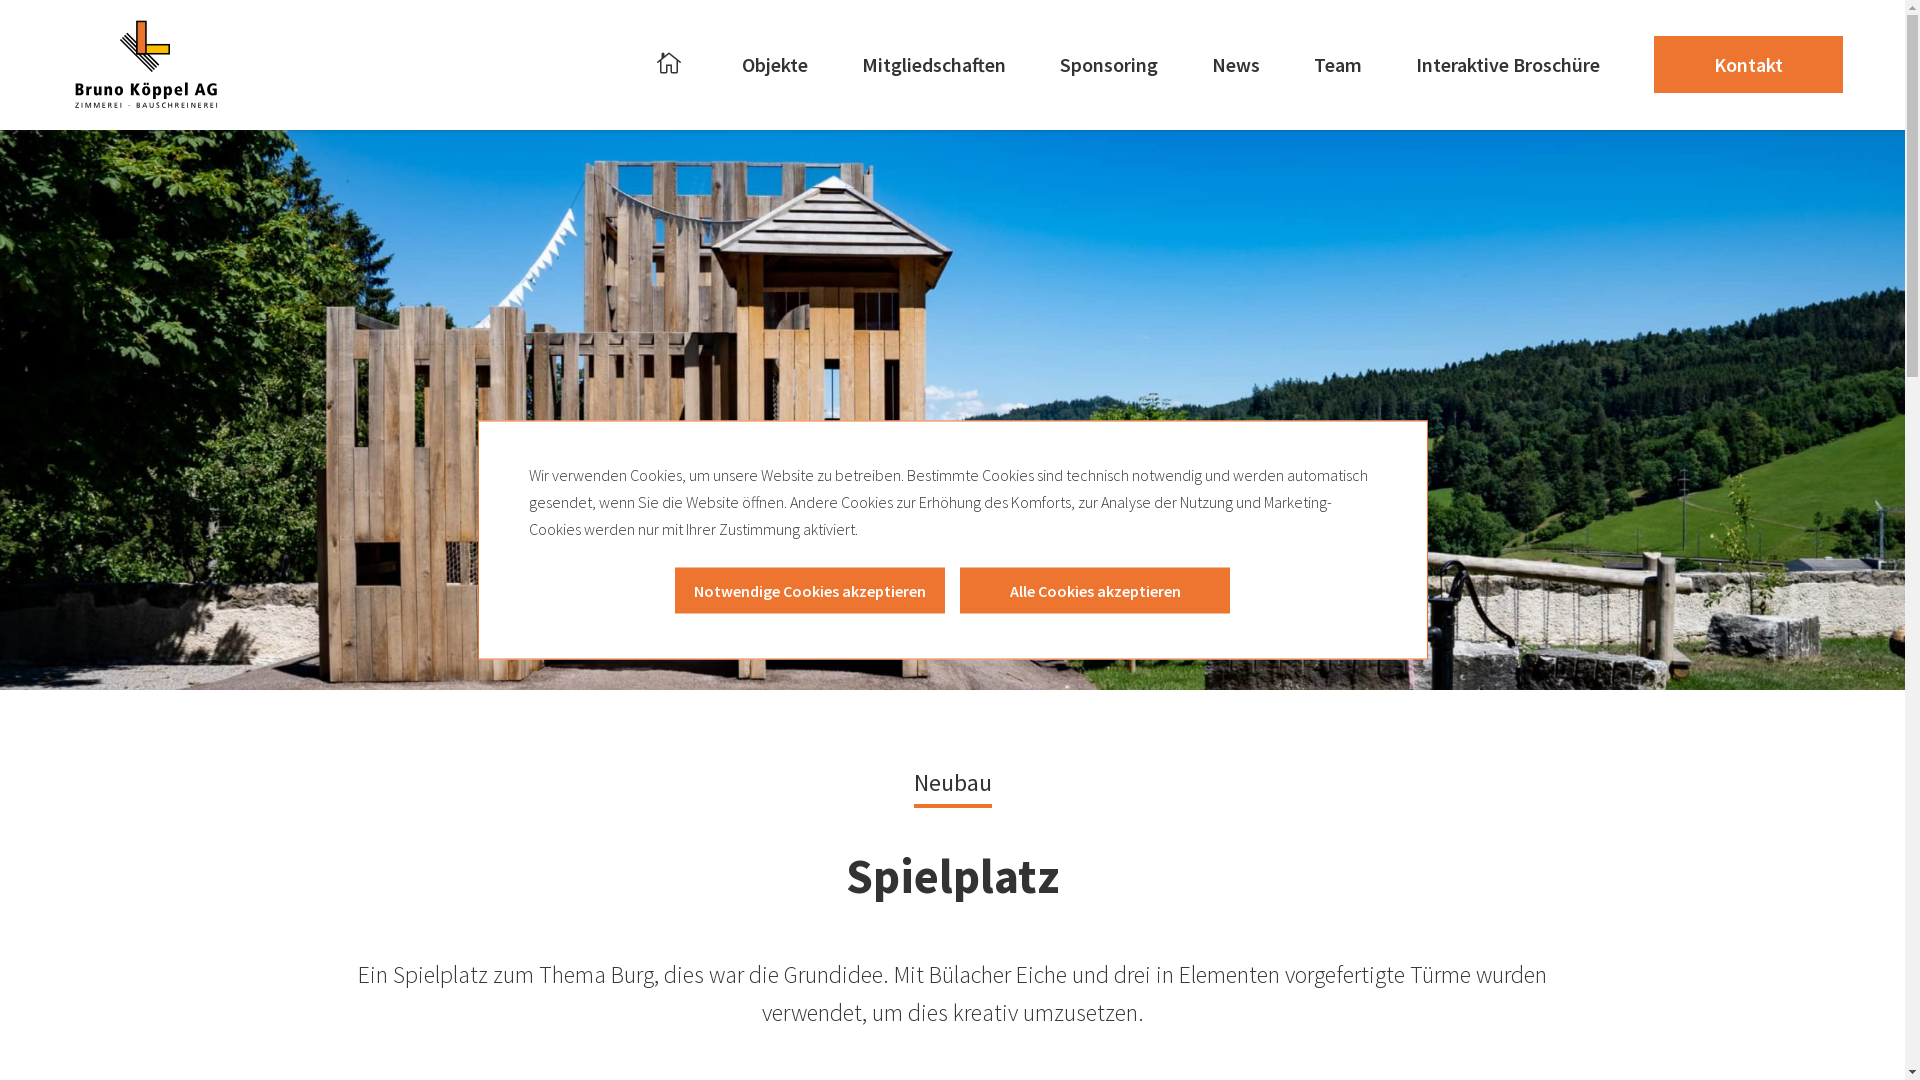 The height and width of the screenshot is (1080, 1920). I want to click on 'News', so click(1235, 64).